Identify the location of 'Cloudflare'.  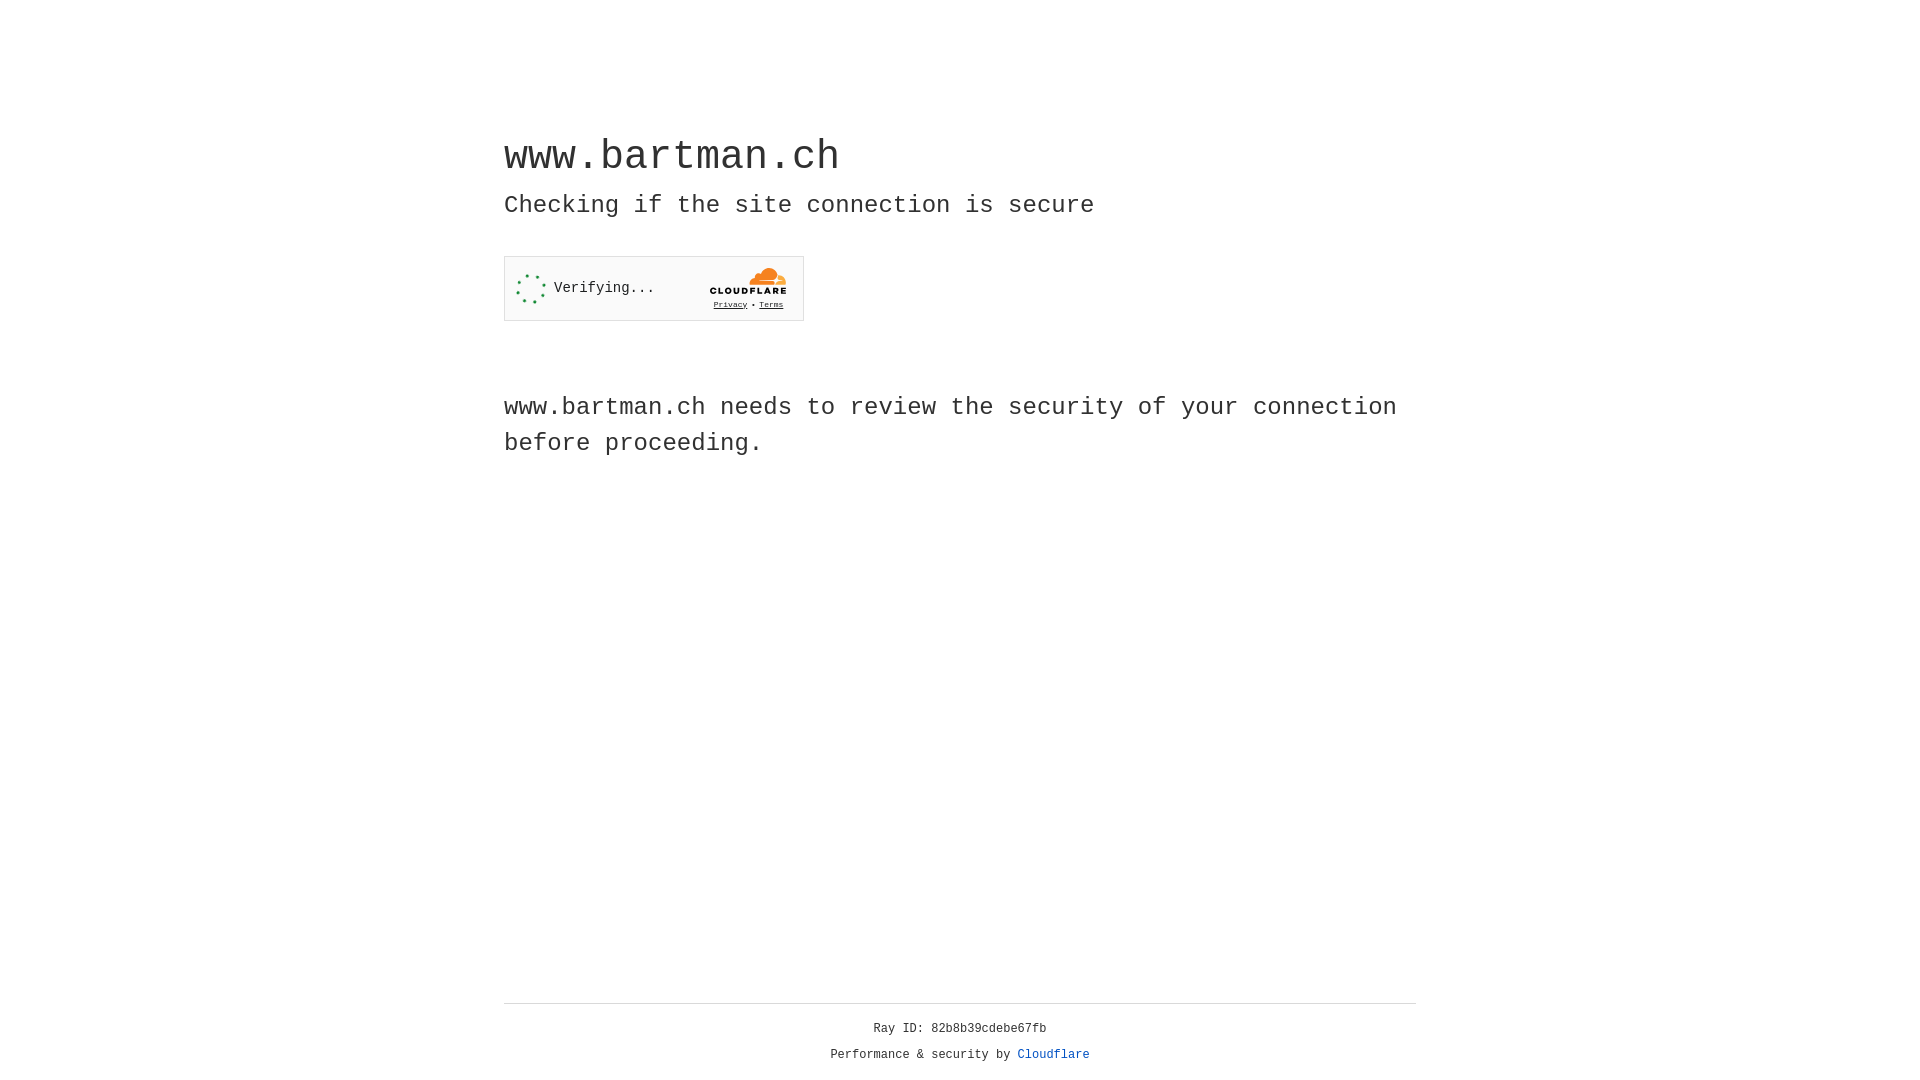
(1053, 1054).